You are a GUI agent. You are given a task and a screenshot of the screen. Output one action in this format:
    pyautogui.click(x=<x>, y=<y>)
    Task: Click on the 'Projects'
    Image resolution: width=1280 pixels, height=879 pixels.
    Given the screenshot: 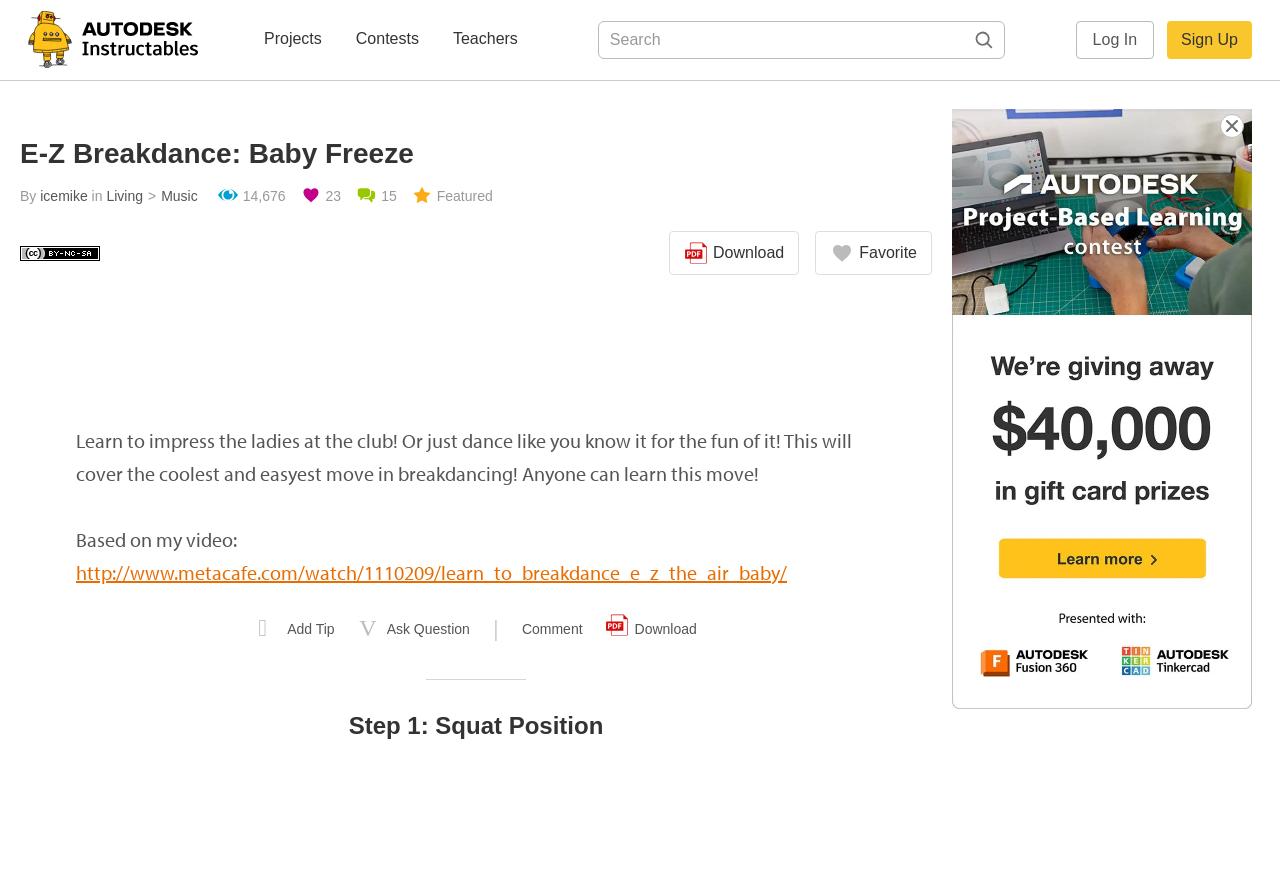 What is the action you would take?
    pyautogui.click(x=291, y=37)
    